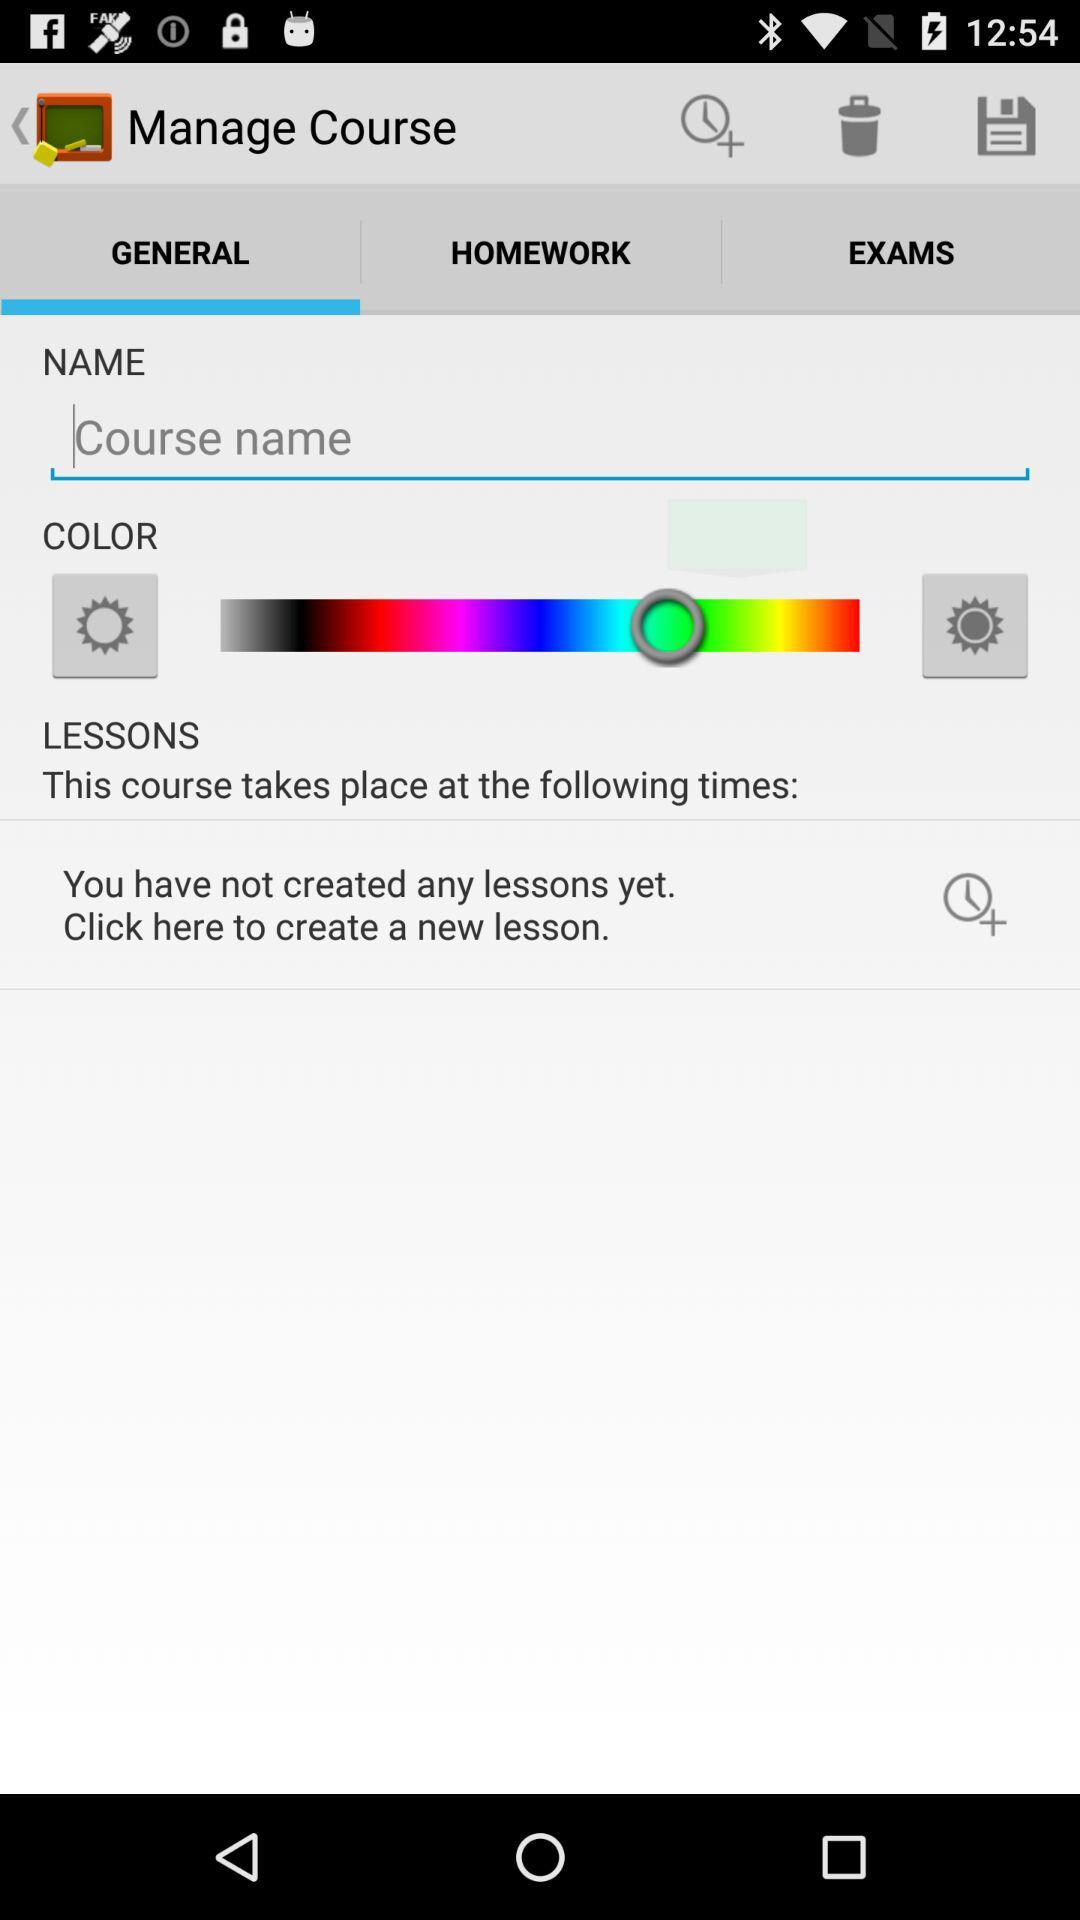 The image size is (1080, 1920). Describe the element at coordinates (974, 669) in the screenshot. I see `the weather icon` at that location.